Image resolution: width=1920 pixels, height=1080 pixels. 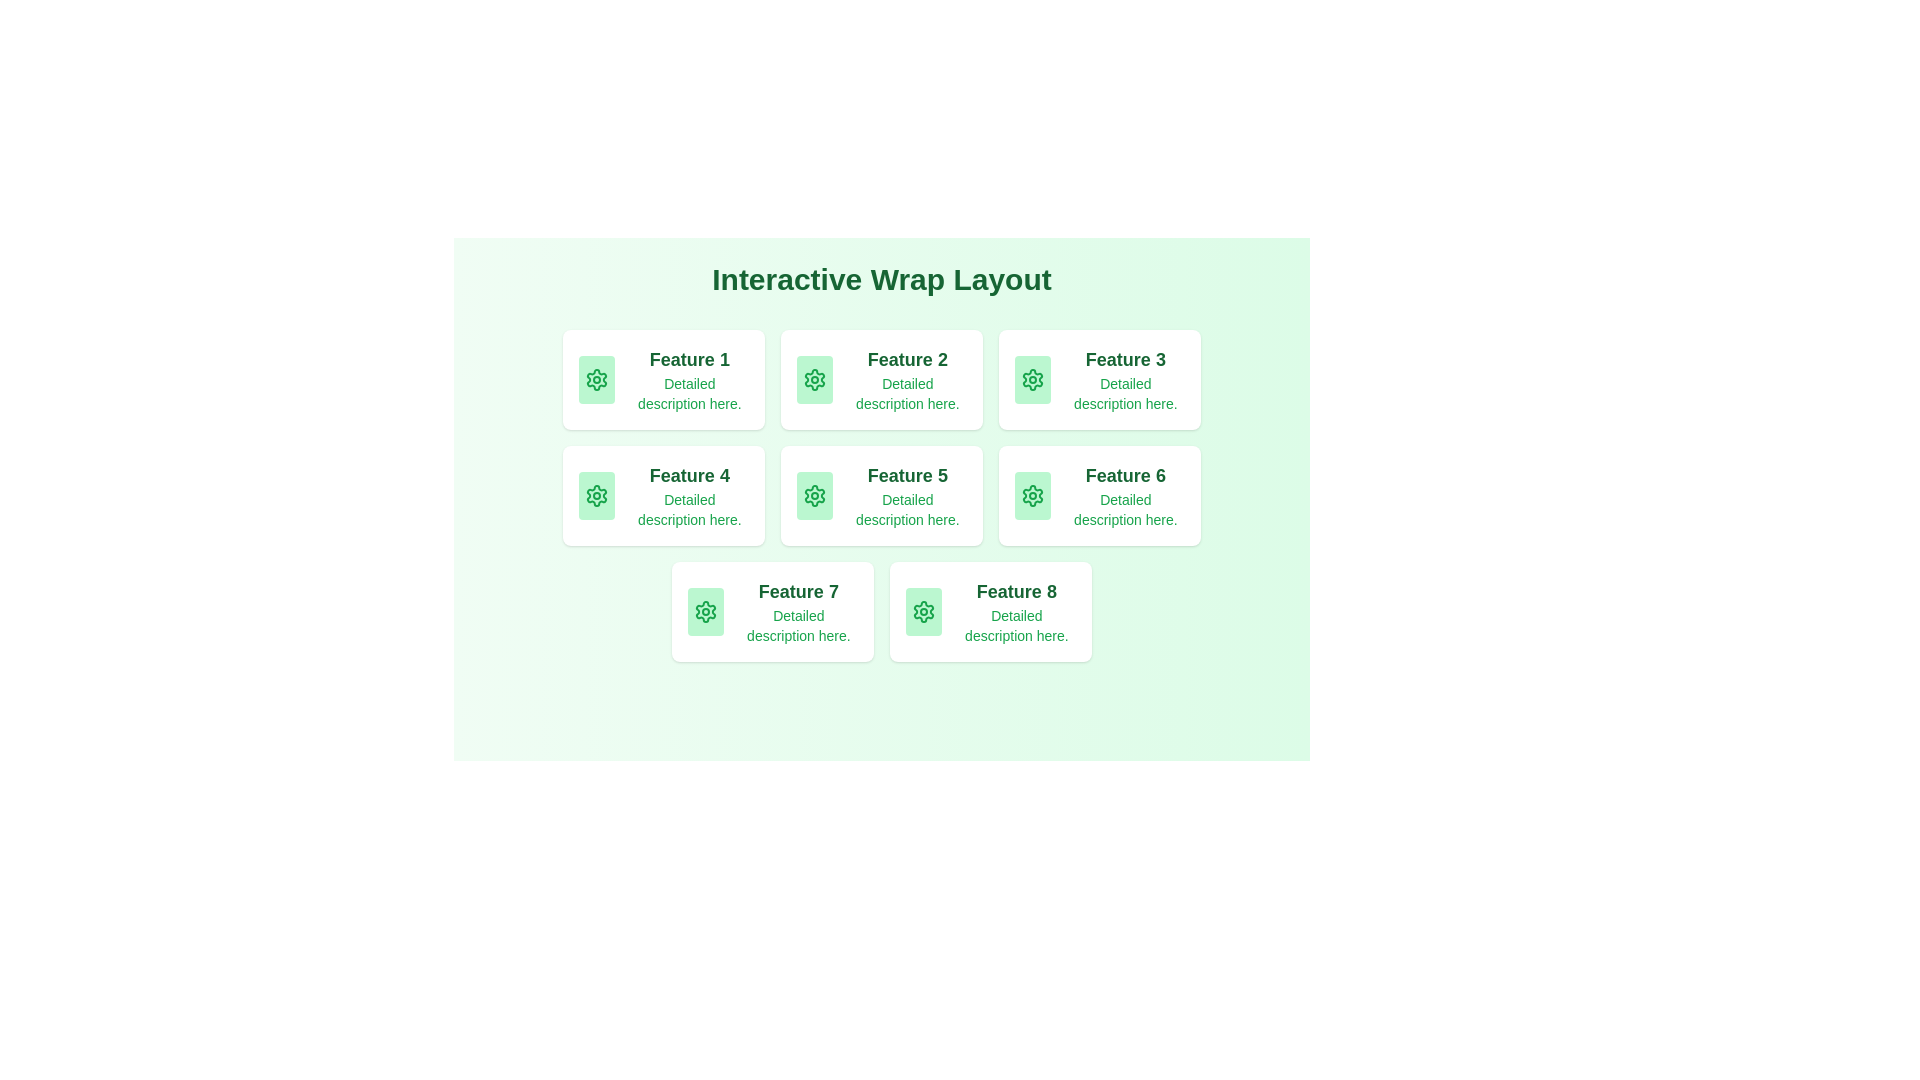 What do you see at coordinates (1125, 380) in the screenshot?
I see `text from the card titled 'Feature 3' which contains a bold green title and a smaller green description, centrally aligned within a white rectangular card` at bounding box center [1125, 380].